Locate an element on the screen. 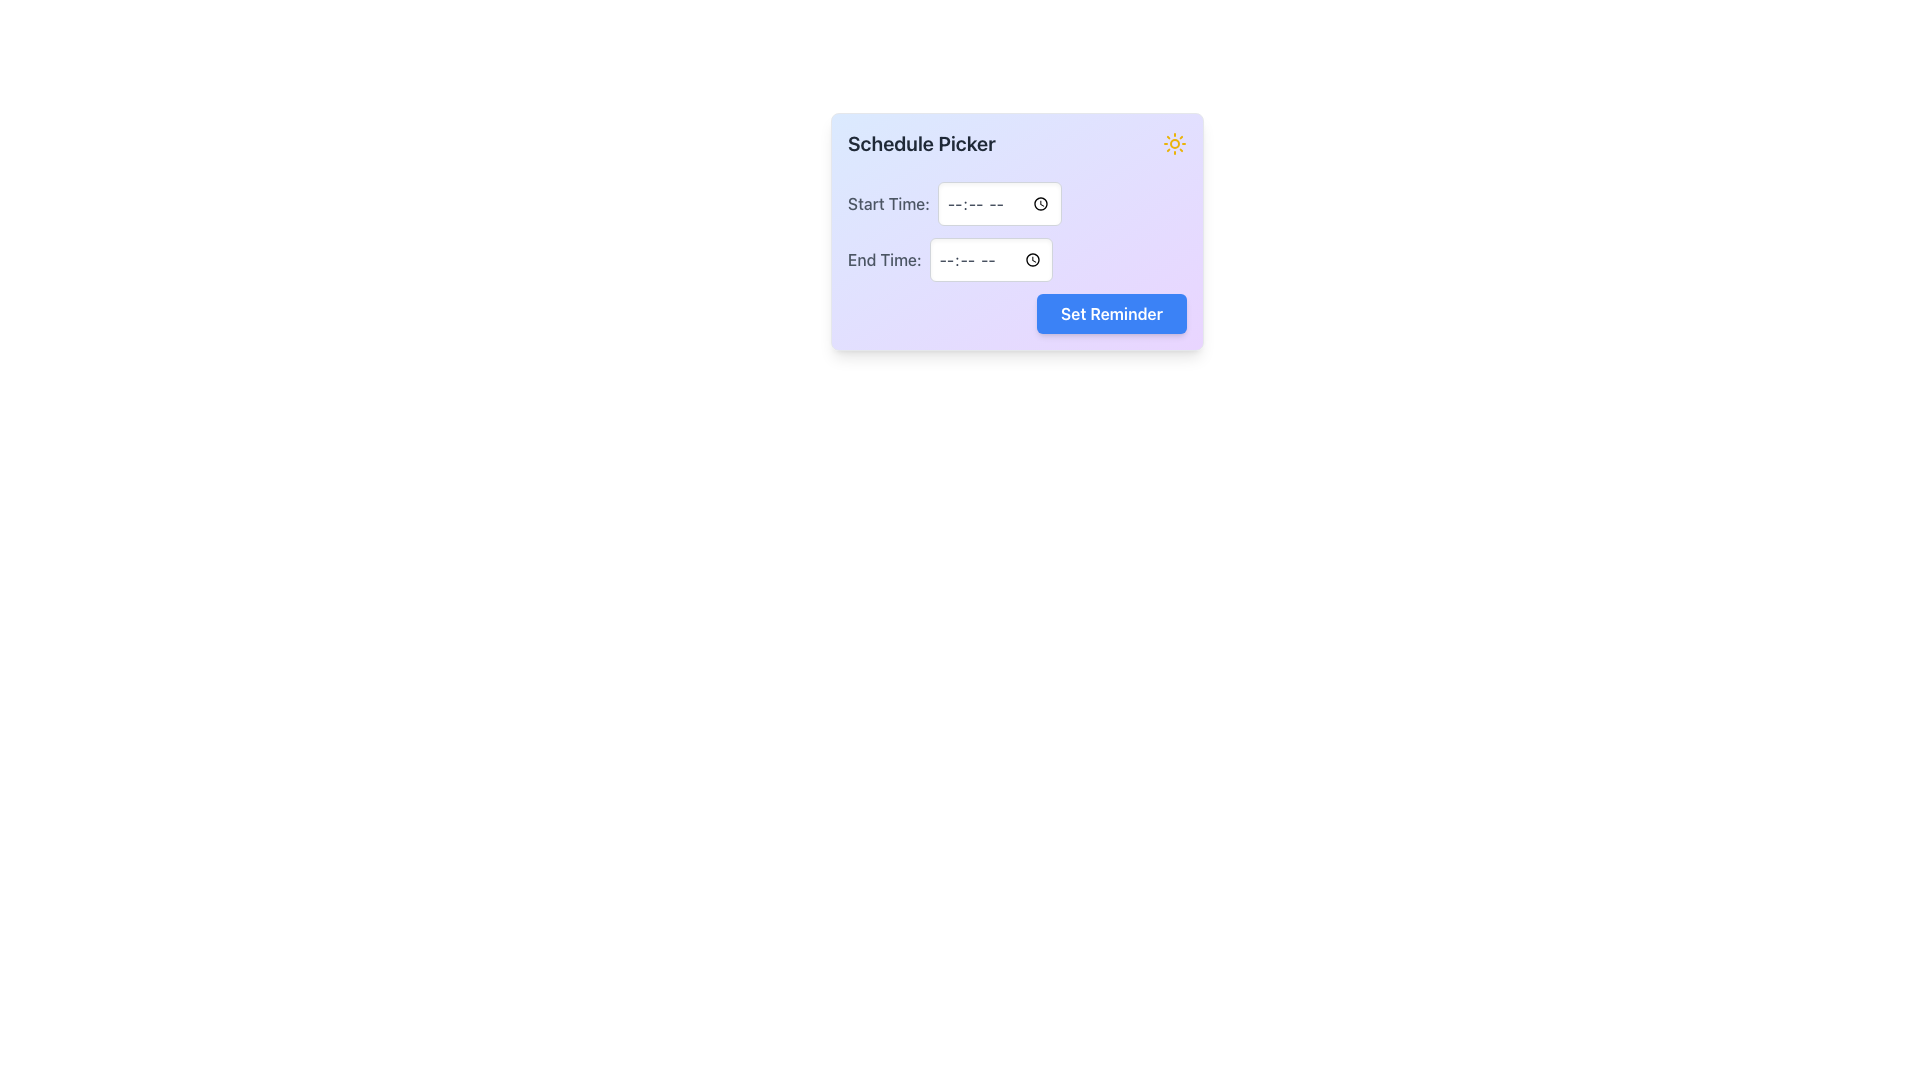  the Time input field labeled 'Start Time:' is located at coordinates (999, 204).